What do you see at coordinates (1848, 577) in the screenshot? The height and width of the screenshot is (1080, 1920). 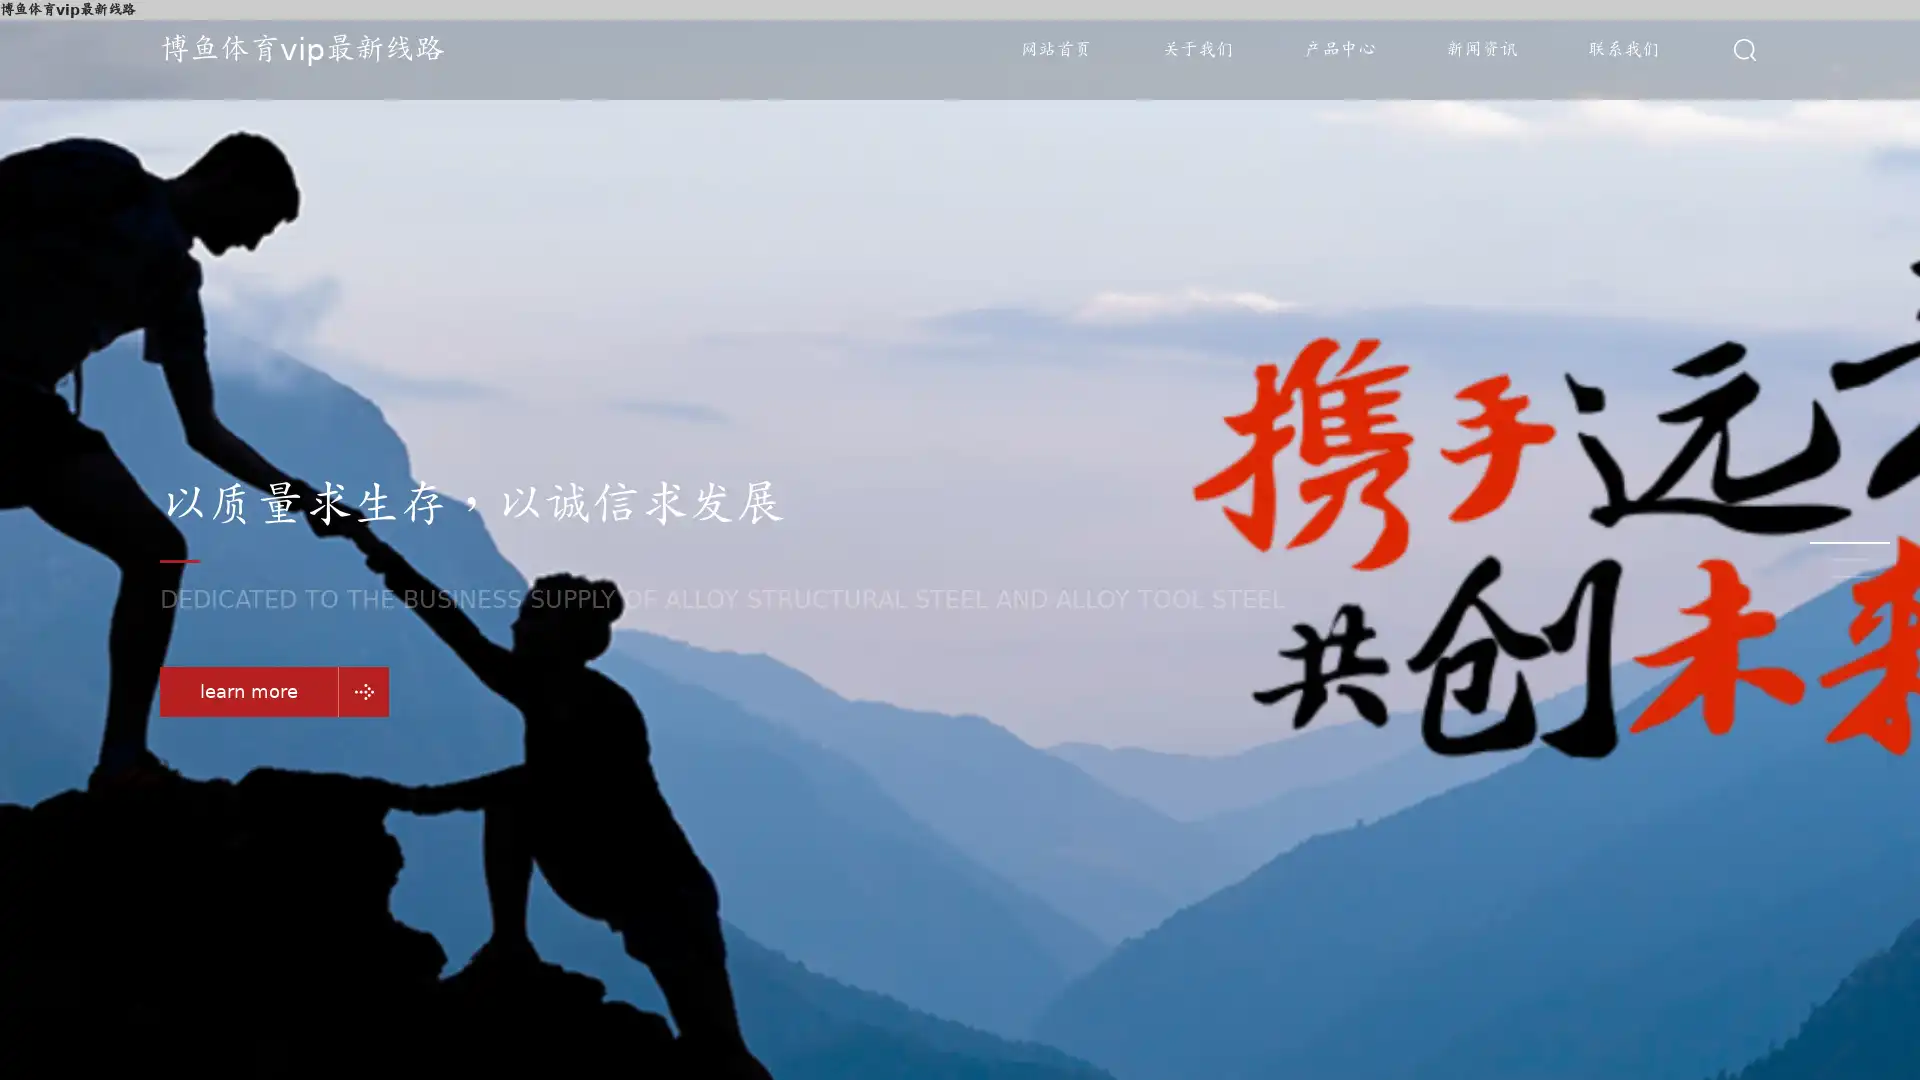 I see `Go to slide 3` at bounding box center [1848, 577].